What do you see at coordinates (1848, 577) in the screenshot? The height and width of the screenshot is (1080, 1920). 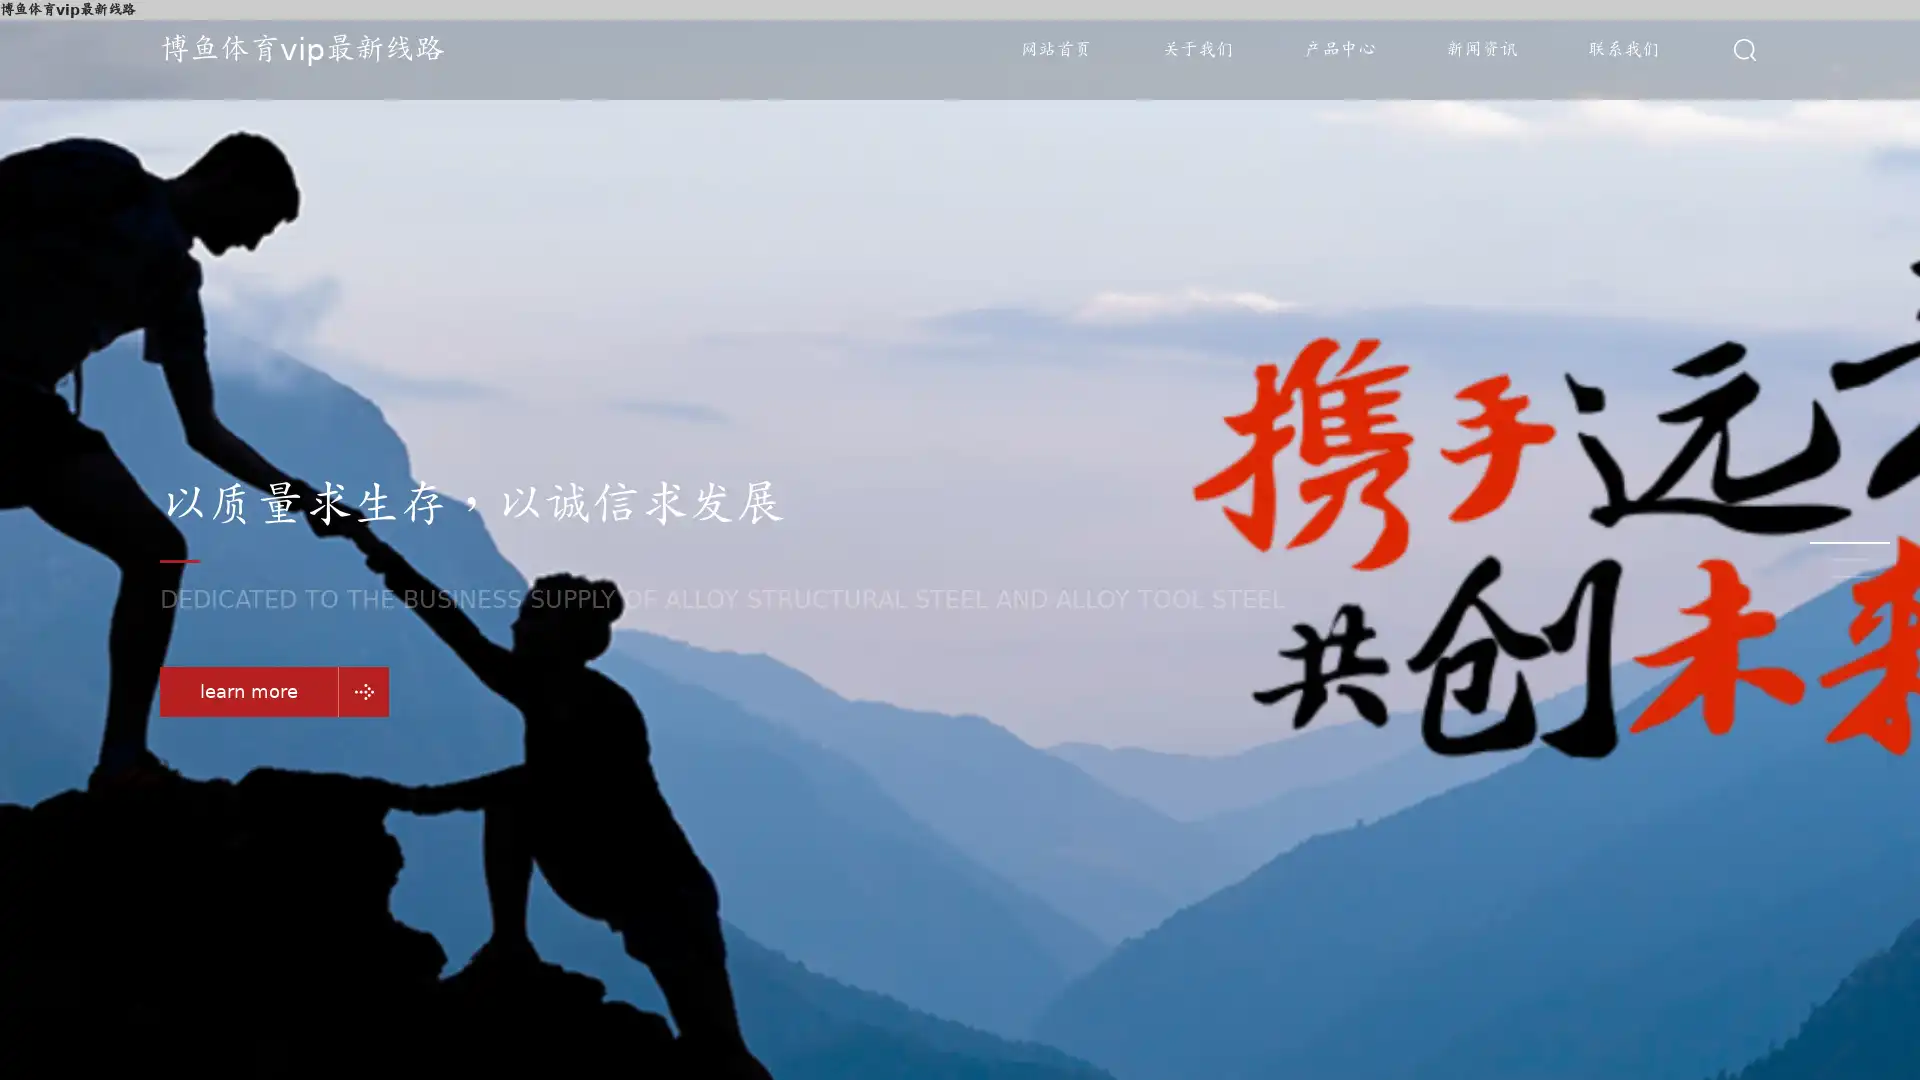 I see `Go to slide 3` at bounding box center [1848, 577].